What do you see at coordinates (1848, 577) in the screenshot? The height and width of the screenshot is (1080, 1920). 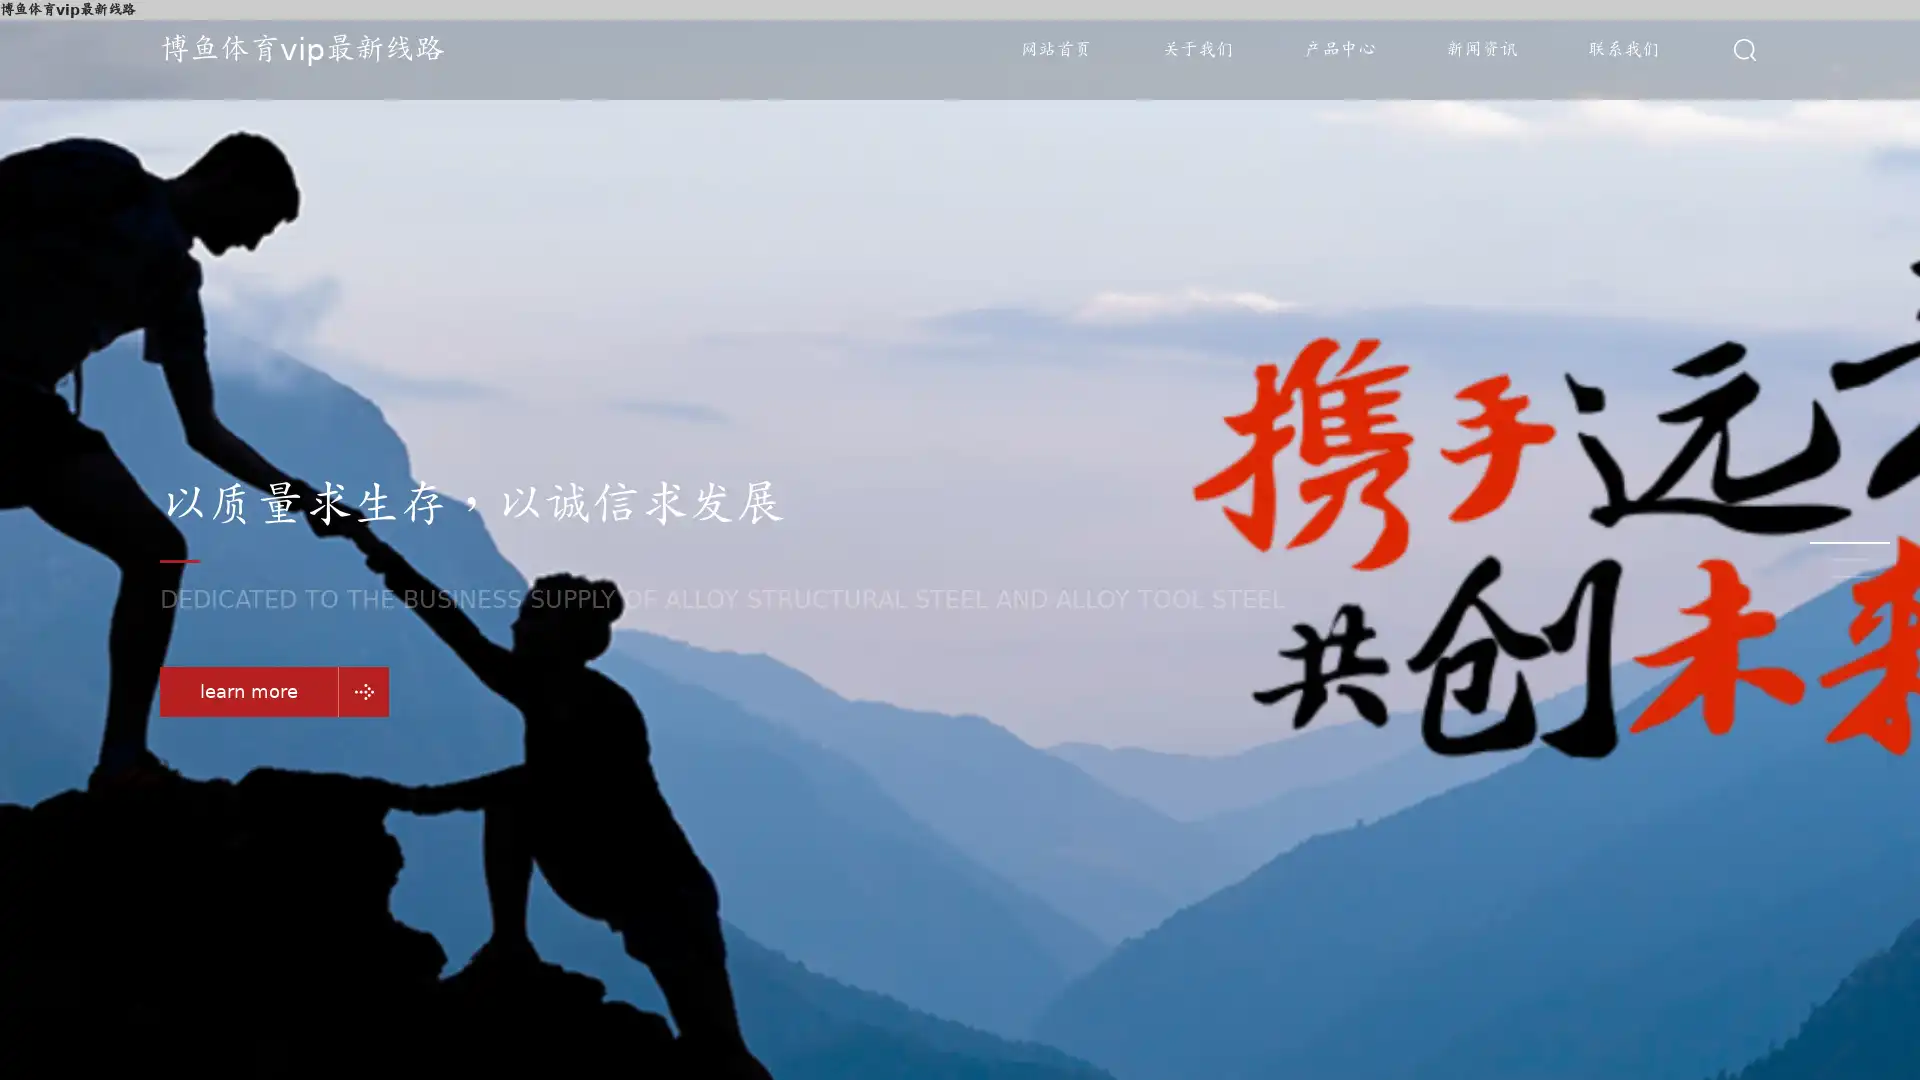 I see `Go to slide 3` at bounding box center [1848, 577].